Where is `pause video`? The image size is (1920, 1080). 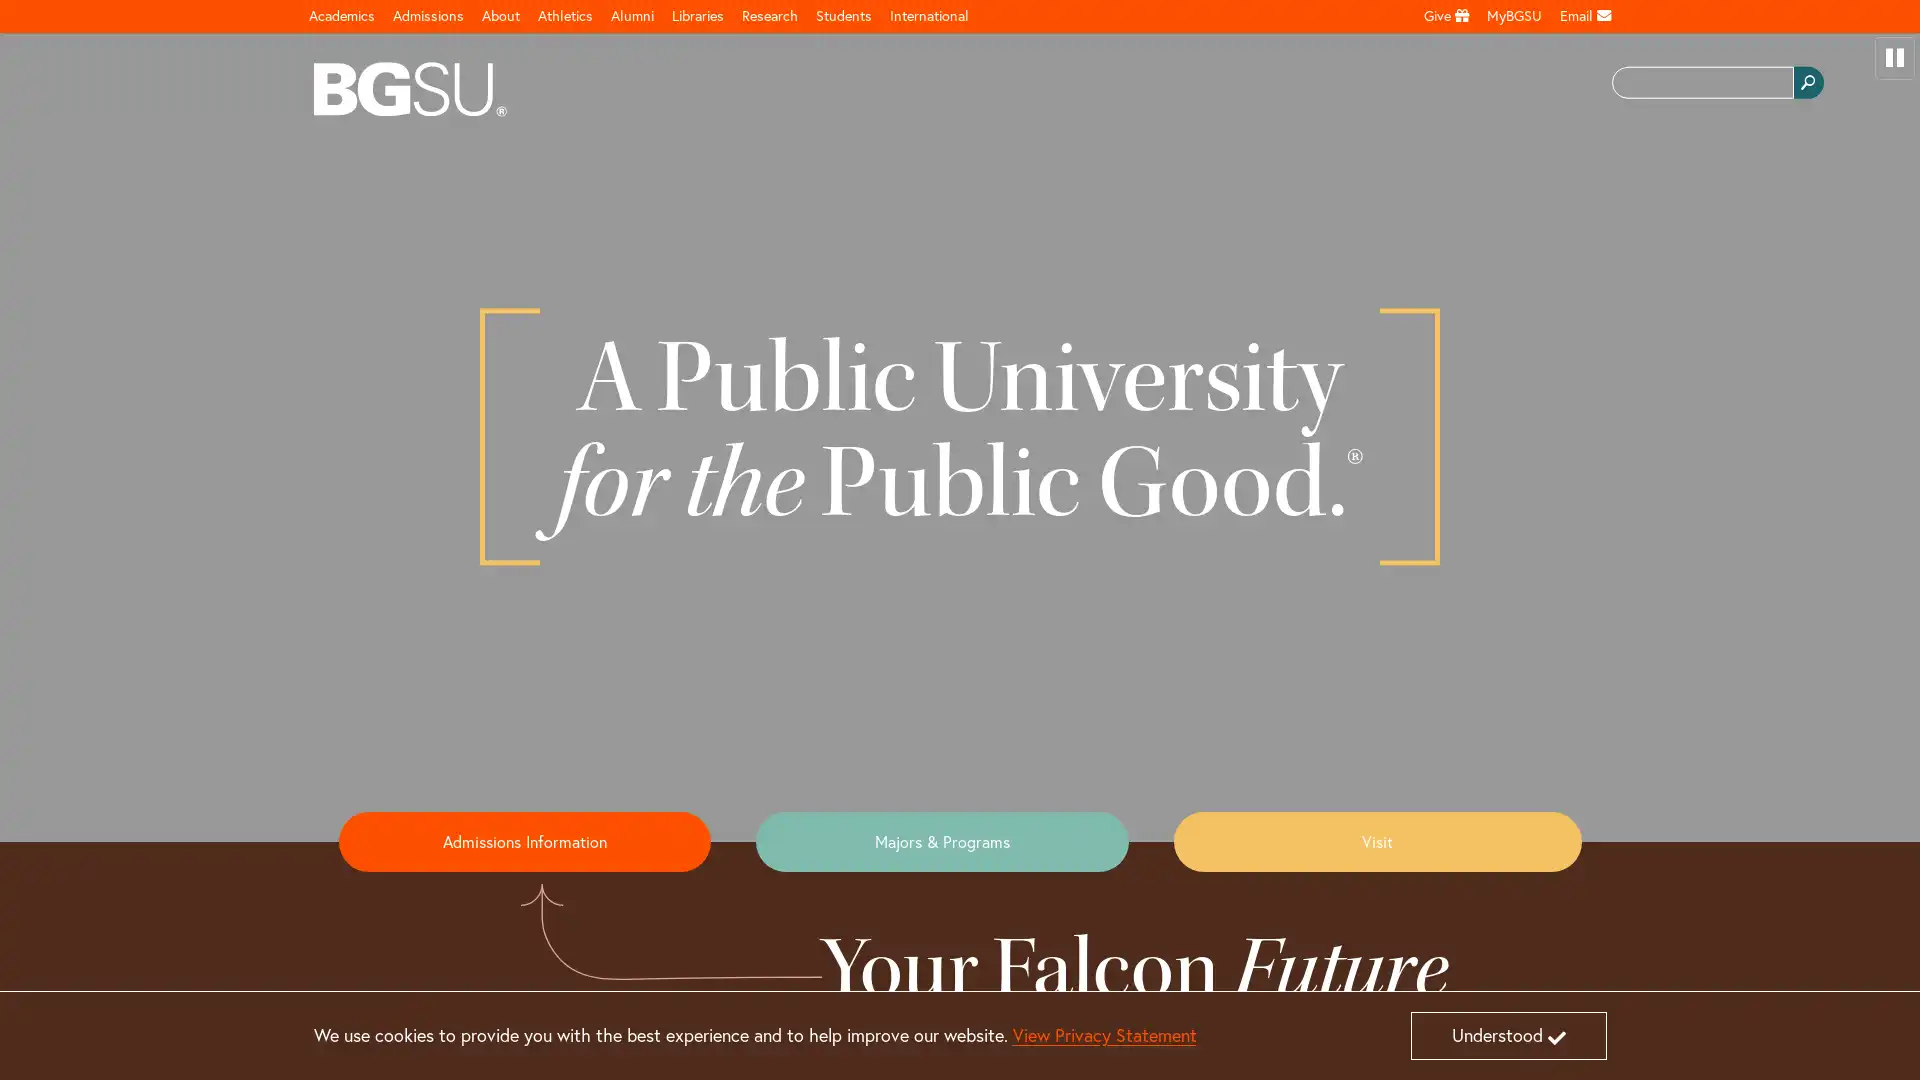 pause video is located at coordinates (1894, 56).